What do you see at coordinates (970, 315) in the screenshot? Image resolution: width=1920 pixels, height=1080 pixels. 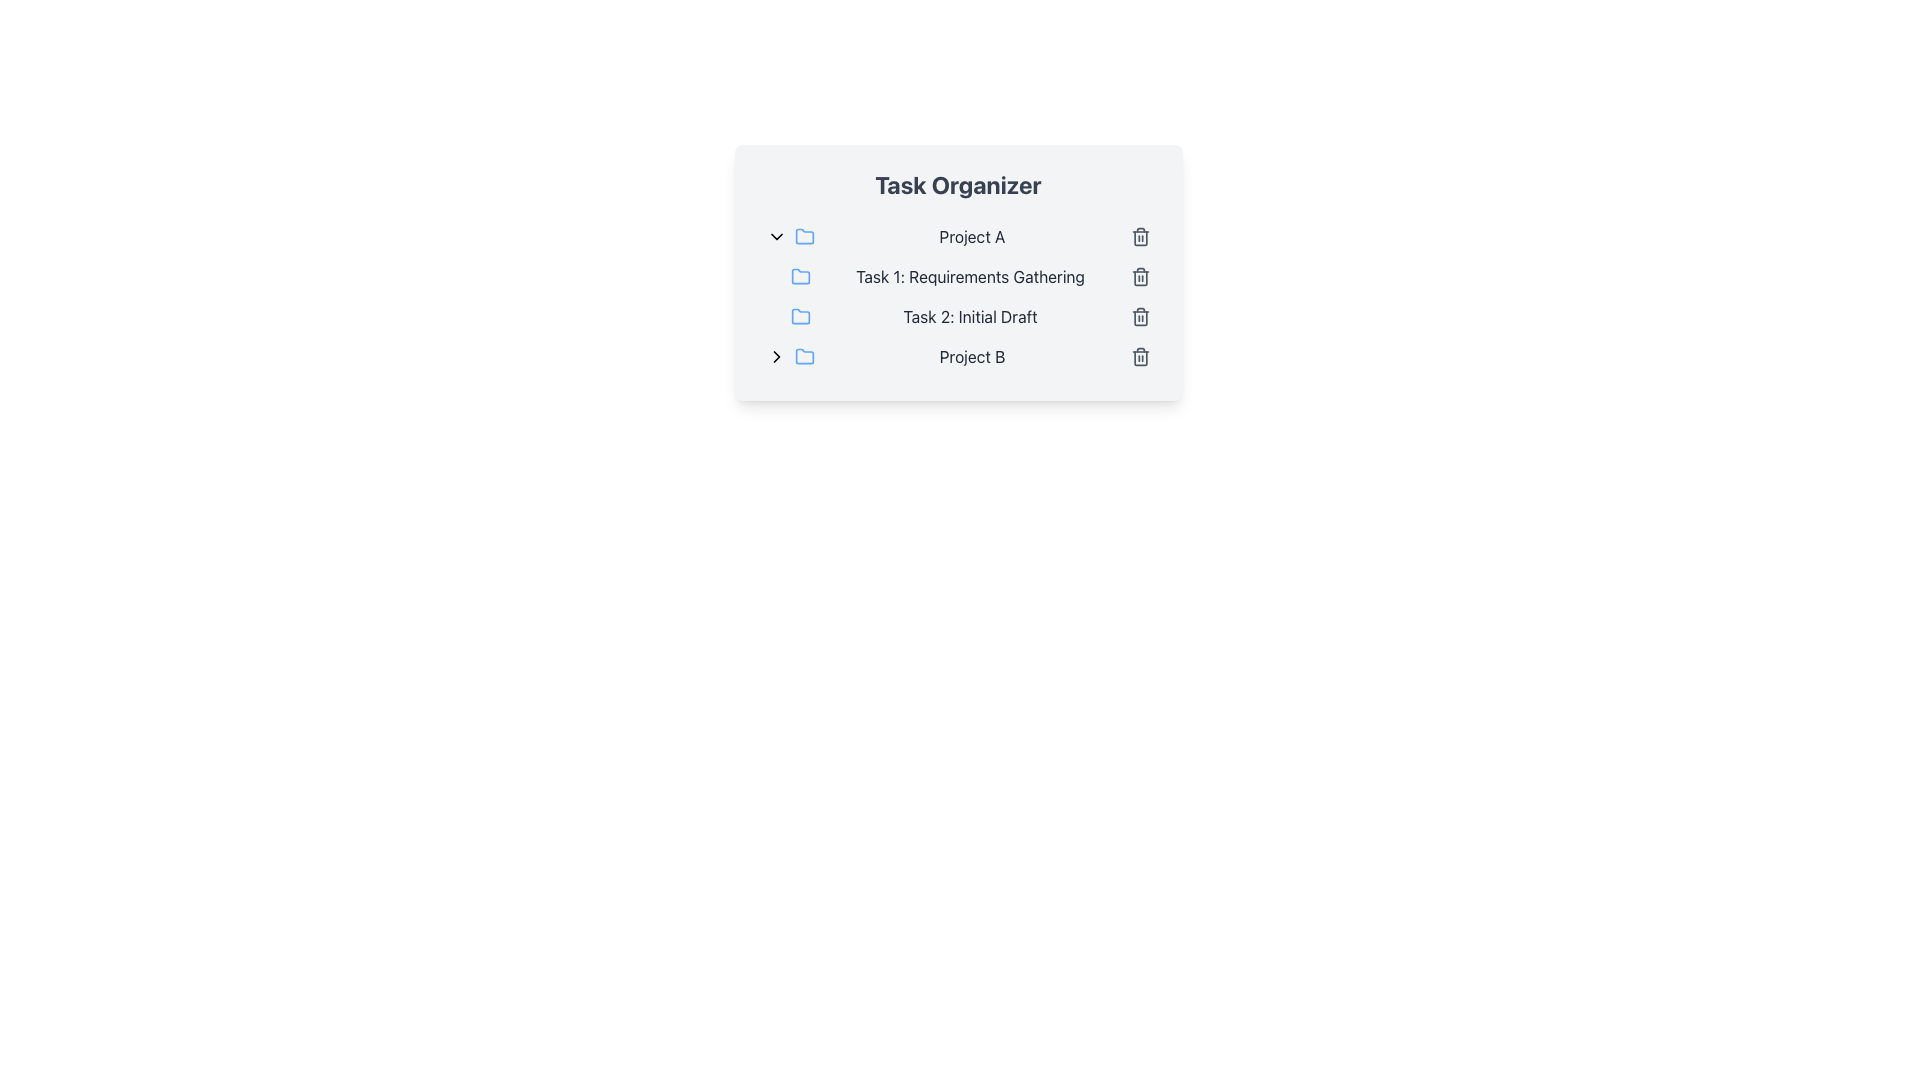 I see `the text display for 'Task 2: Initial Draft'` at bounding box center [970, 315].